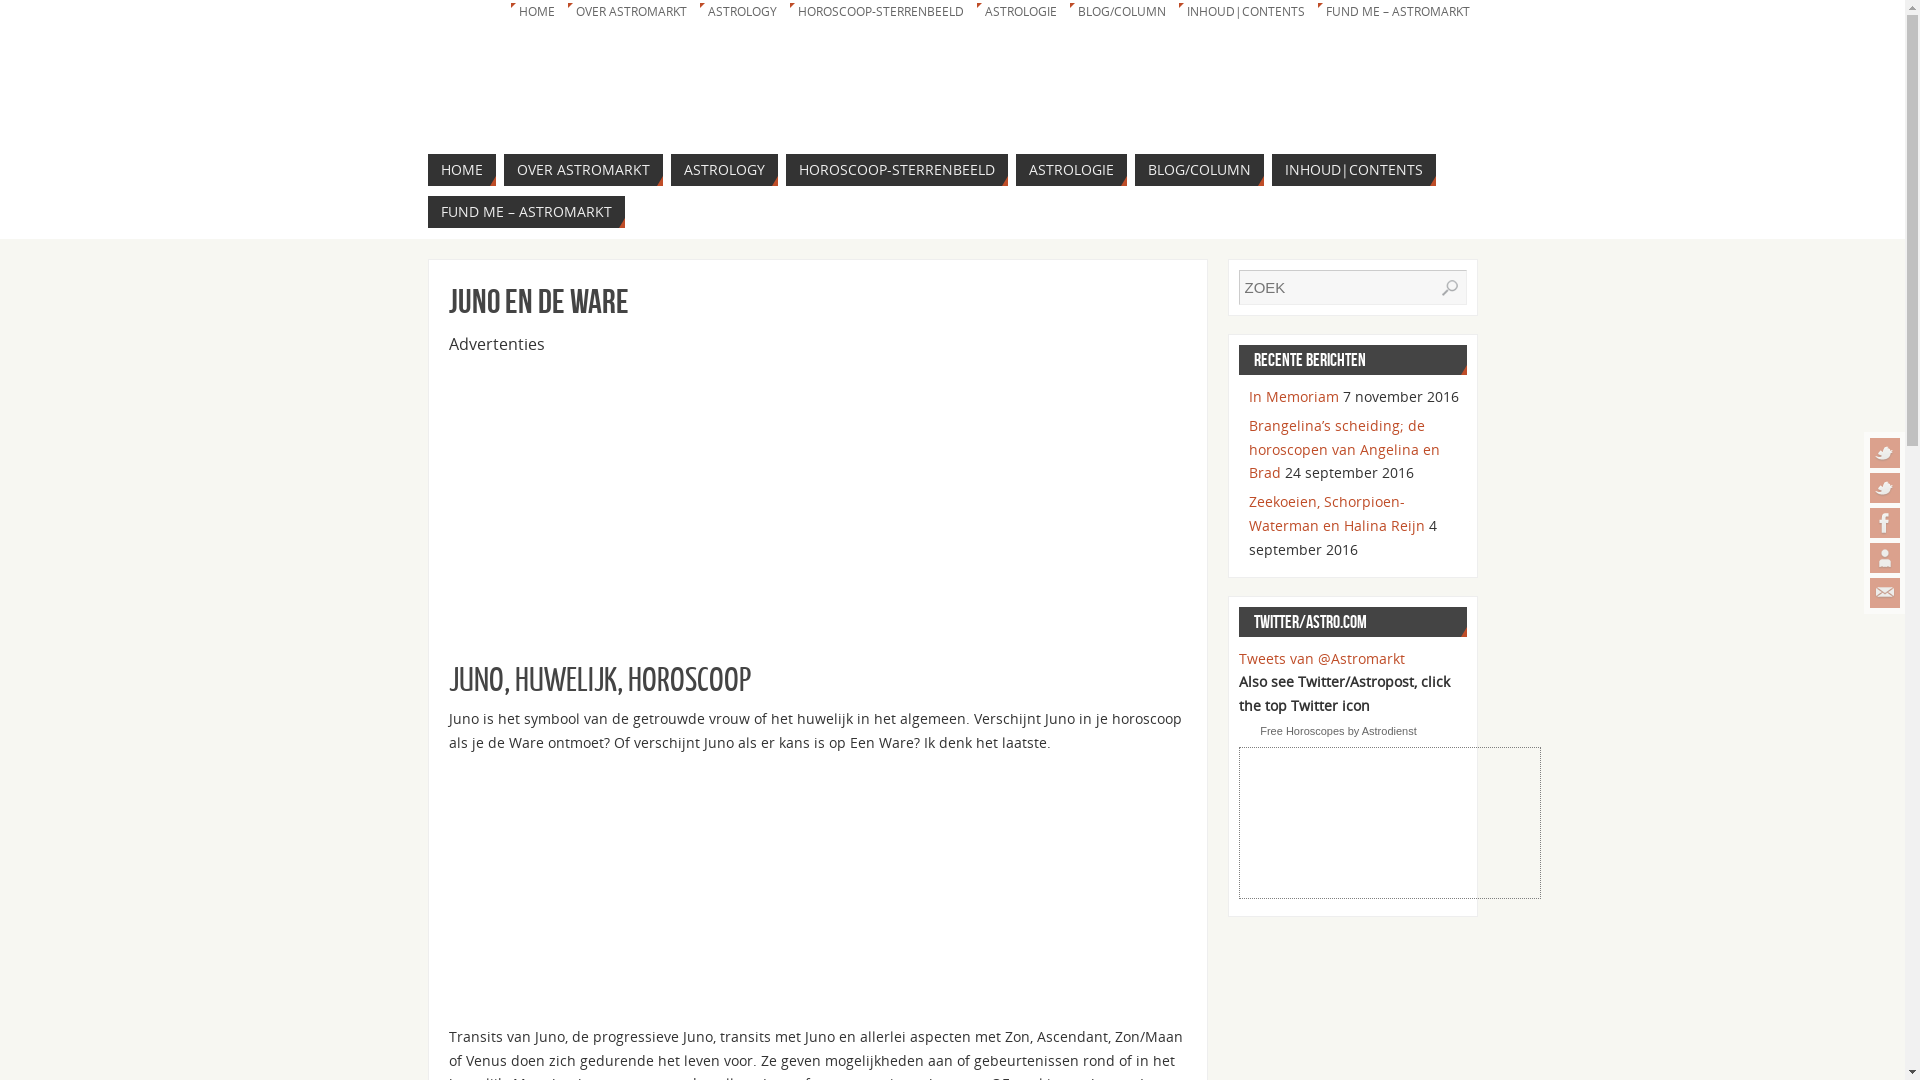 The image size is (1920, 1080). I want to click on 'ASTROLOGY', so click(738, 11).